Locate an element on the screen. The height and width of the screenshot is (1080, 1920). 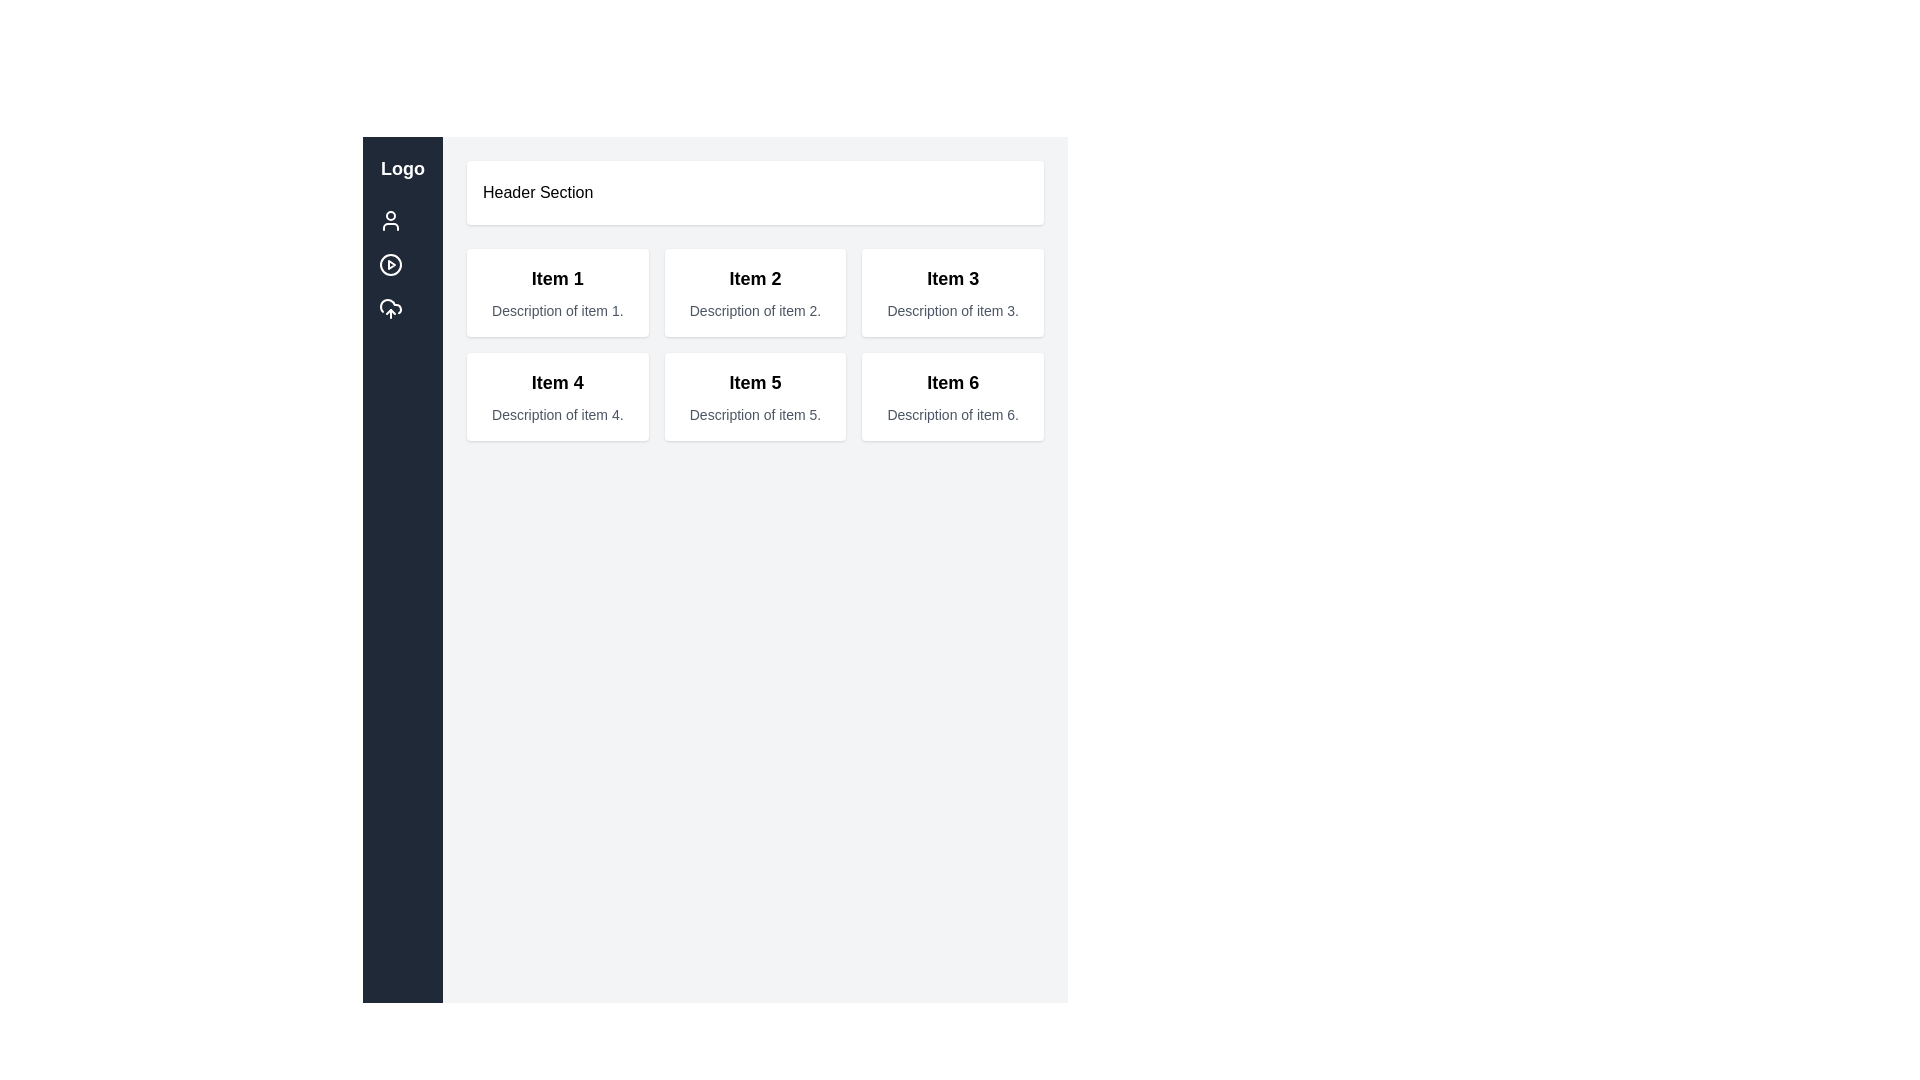
the Circular border element of the SVG icon representing media playback in the vertical navigation sidebar is located at coordinates (390, 264).